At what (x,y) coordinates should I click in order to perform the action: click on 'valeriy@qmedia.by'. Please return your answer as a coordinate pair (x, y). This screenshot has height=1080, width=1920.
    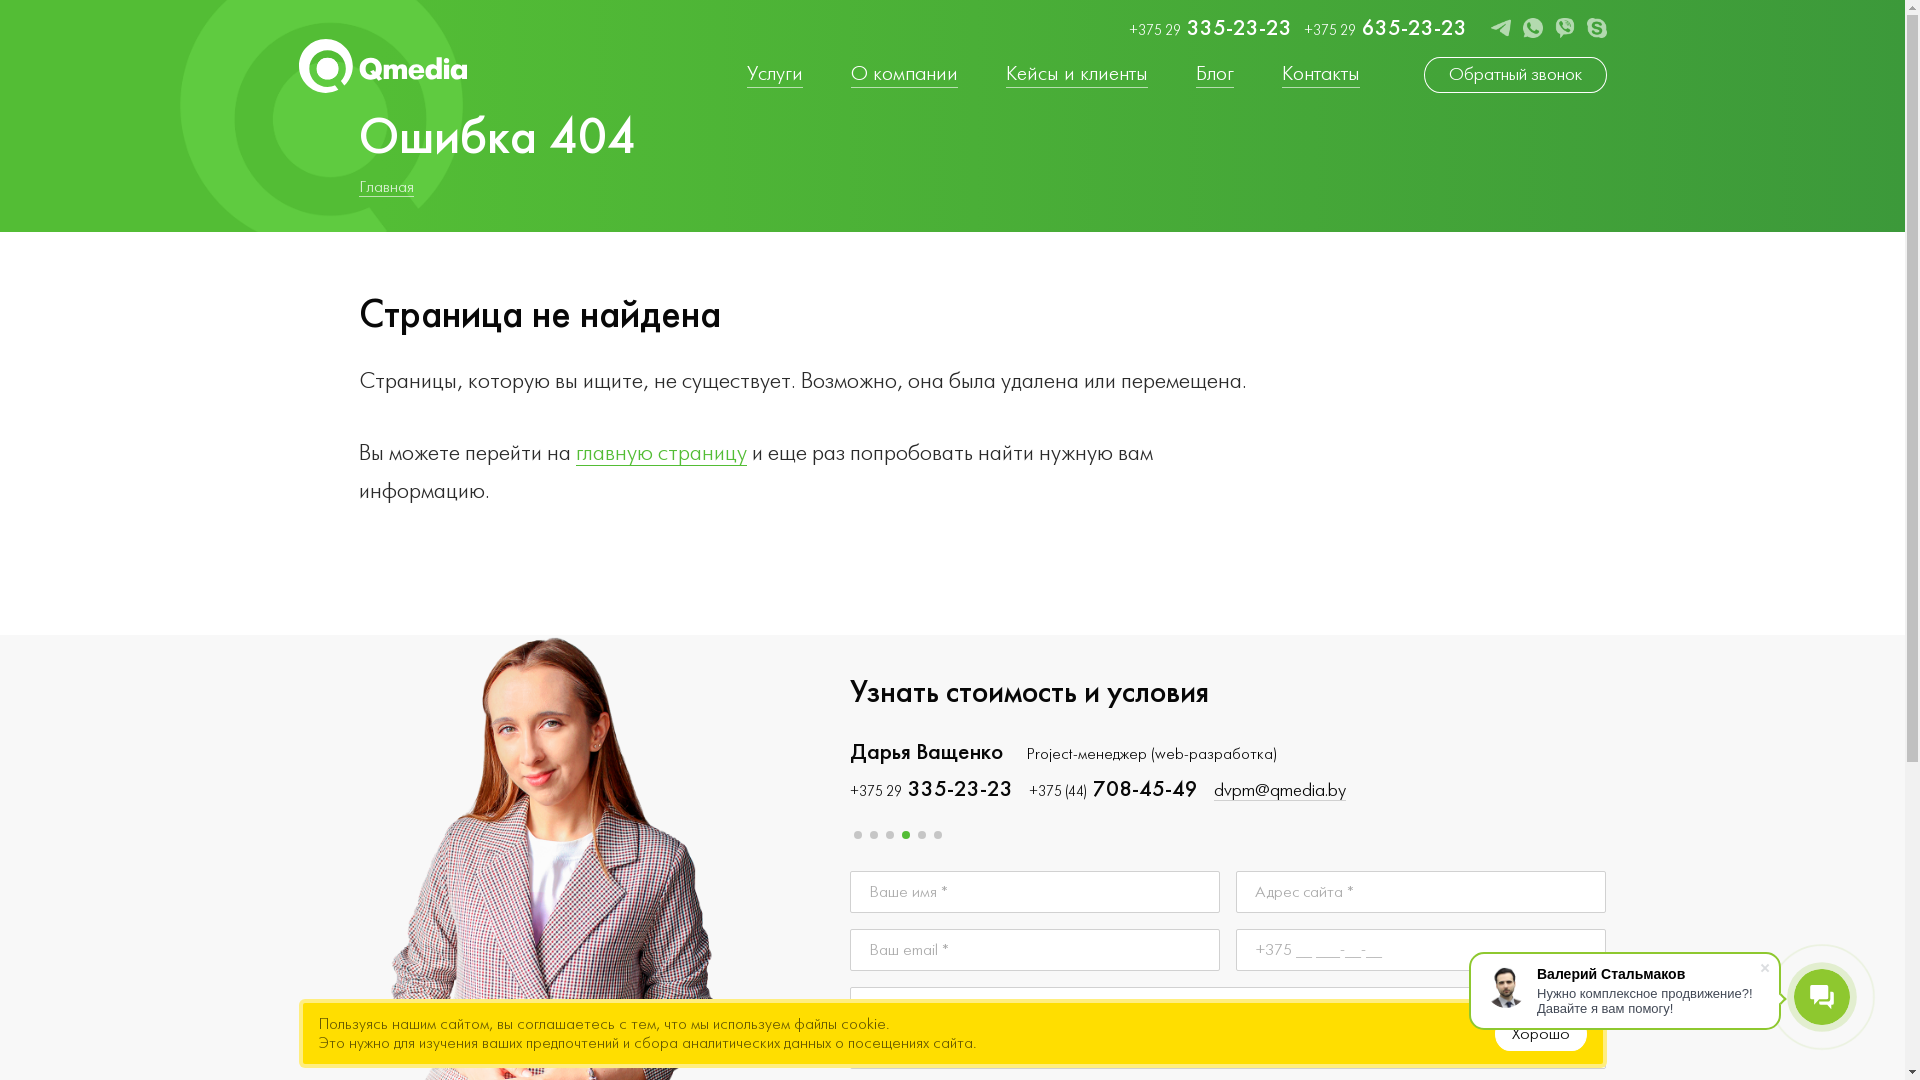
    Looking at the image, I should click on (1207, 789).